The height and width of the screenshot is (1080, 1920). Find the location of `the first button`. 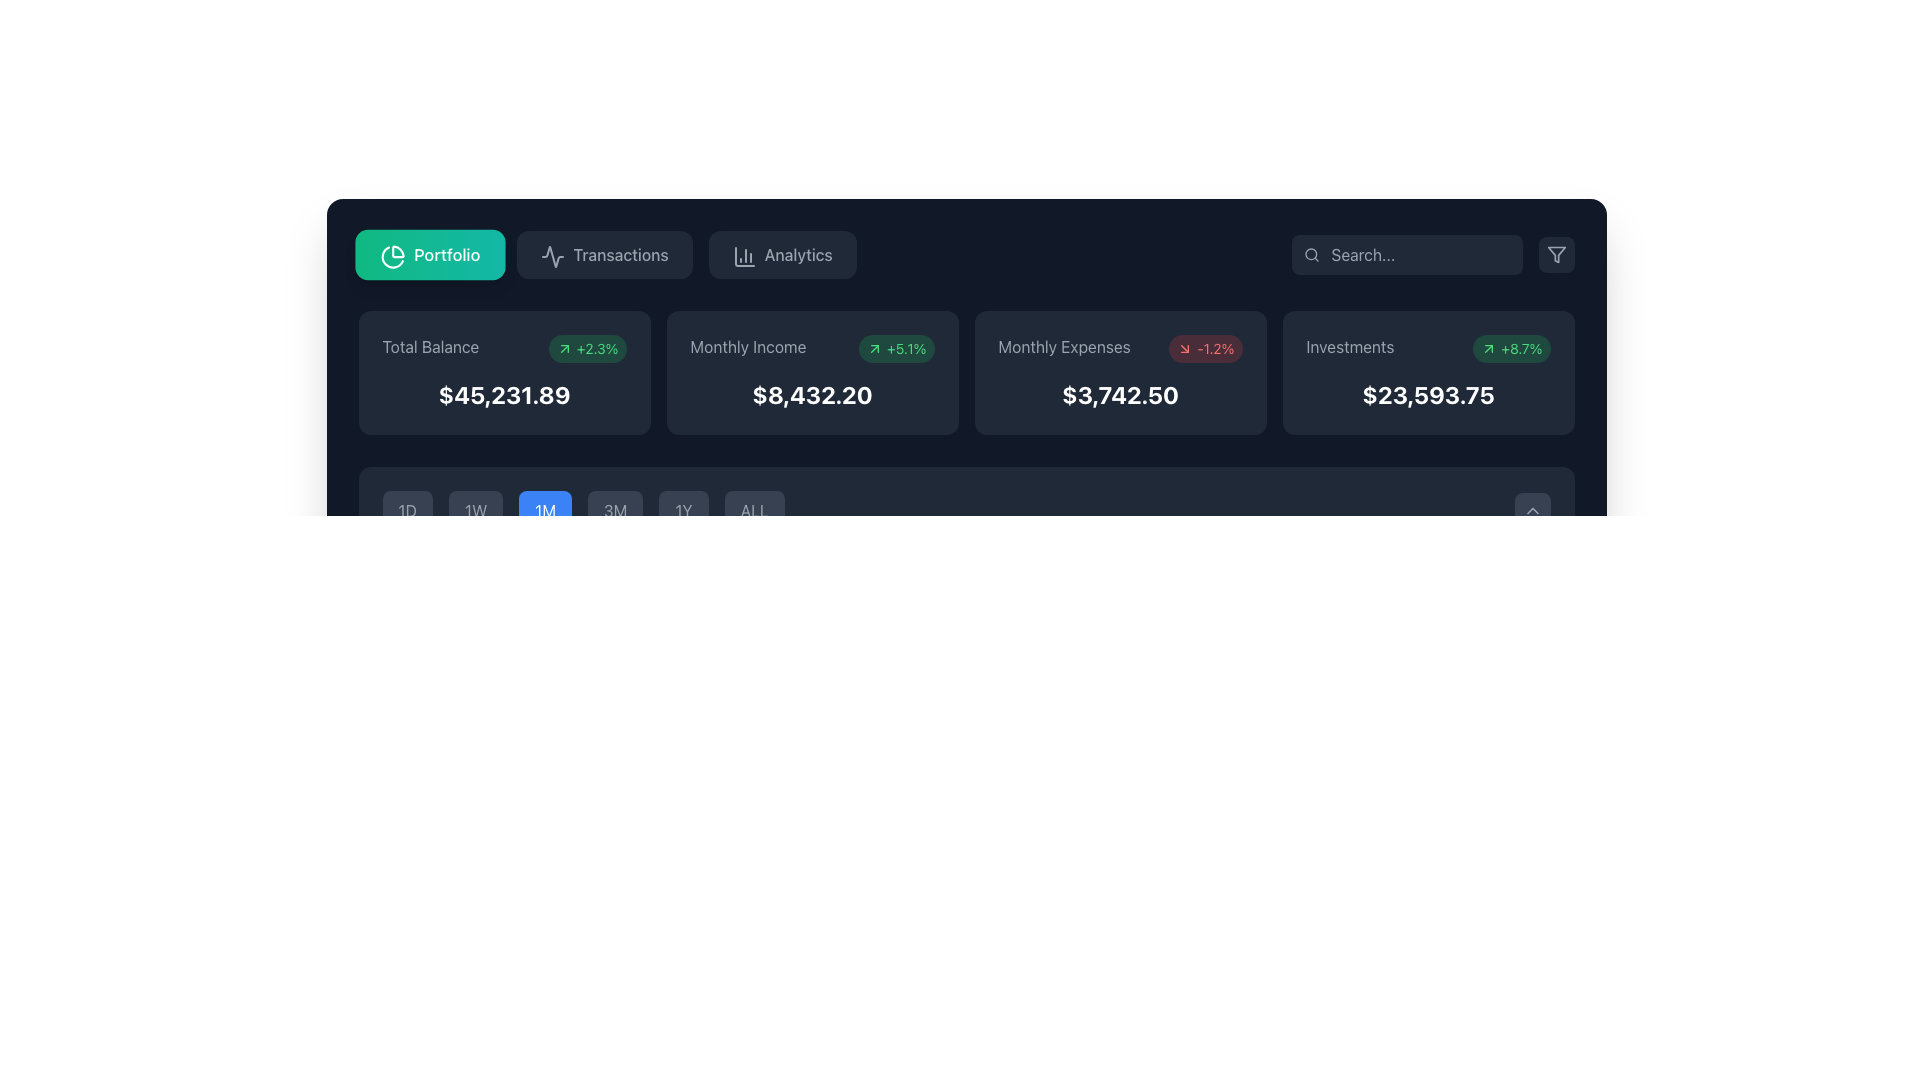

the first button is located at coordinates (428, 253).